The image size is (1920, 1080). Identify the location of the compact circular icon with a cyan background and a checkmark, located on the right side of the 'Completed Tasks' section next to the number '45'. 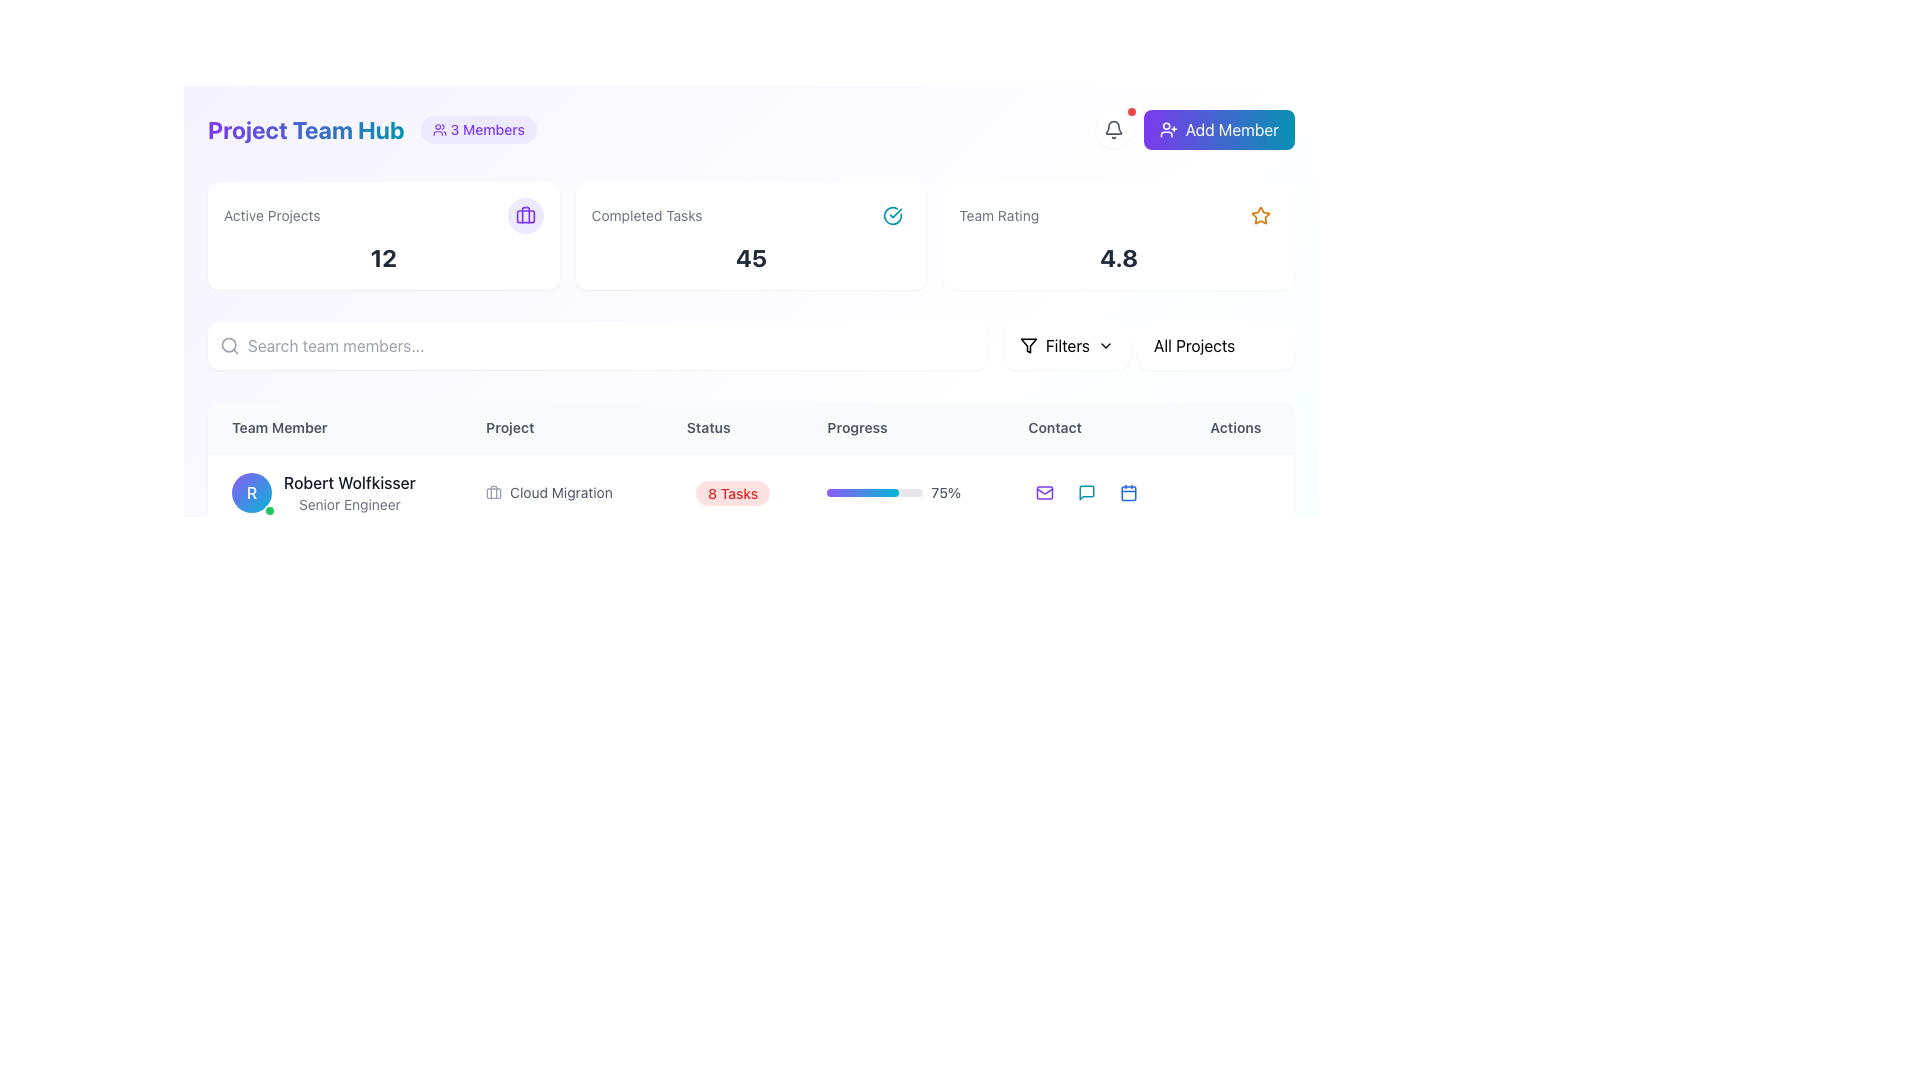
(891, 216).